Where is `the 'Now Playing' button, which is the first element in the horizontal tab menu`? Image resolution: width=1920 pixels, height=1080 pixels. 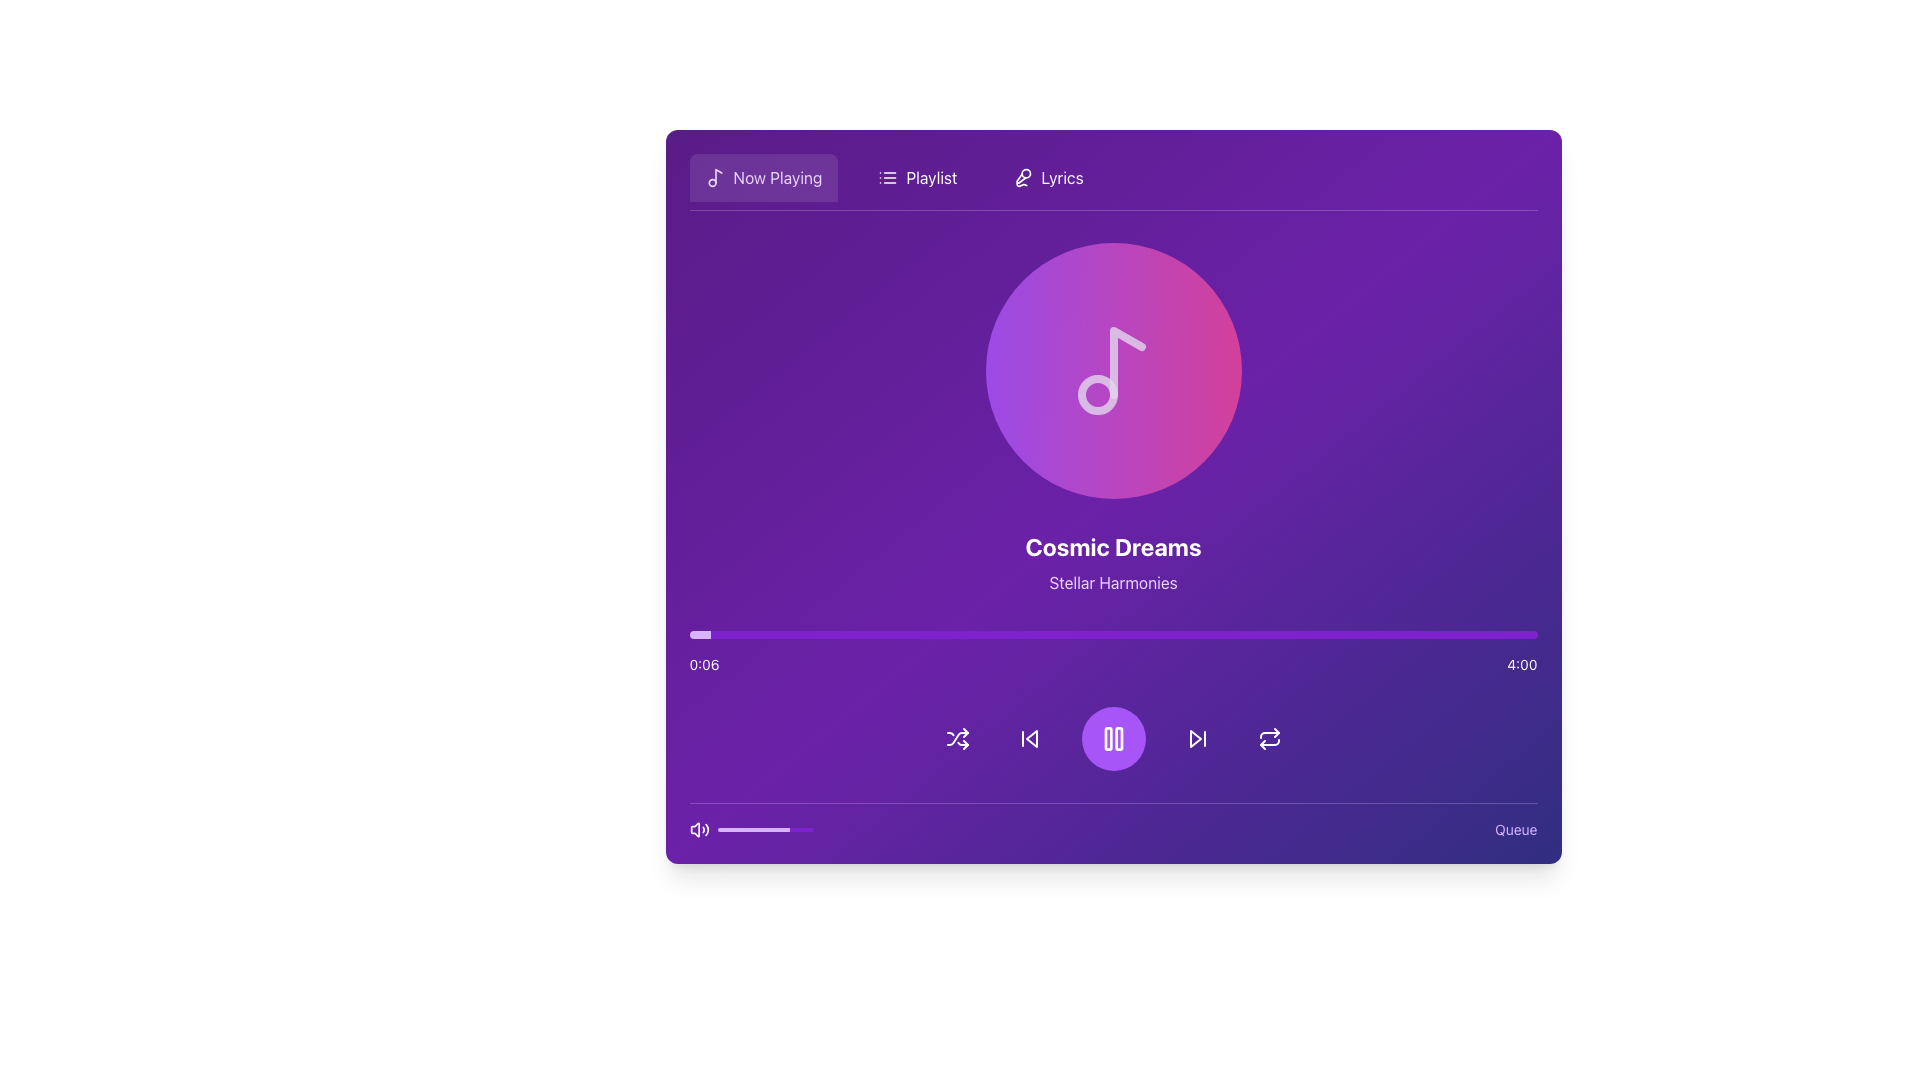
the 'Now Playing' button, which is the first element in the horizontal tab menu is located at coordinates (762, 176).